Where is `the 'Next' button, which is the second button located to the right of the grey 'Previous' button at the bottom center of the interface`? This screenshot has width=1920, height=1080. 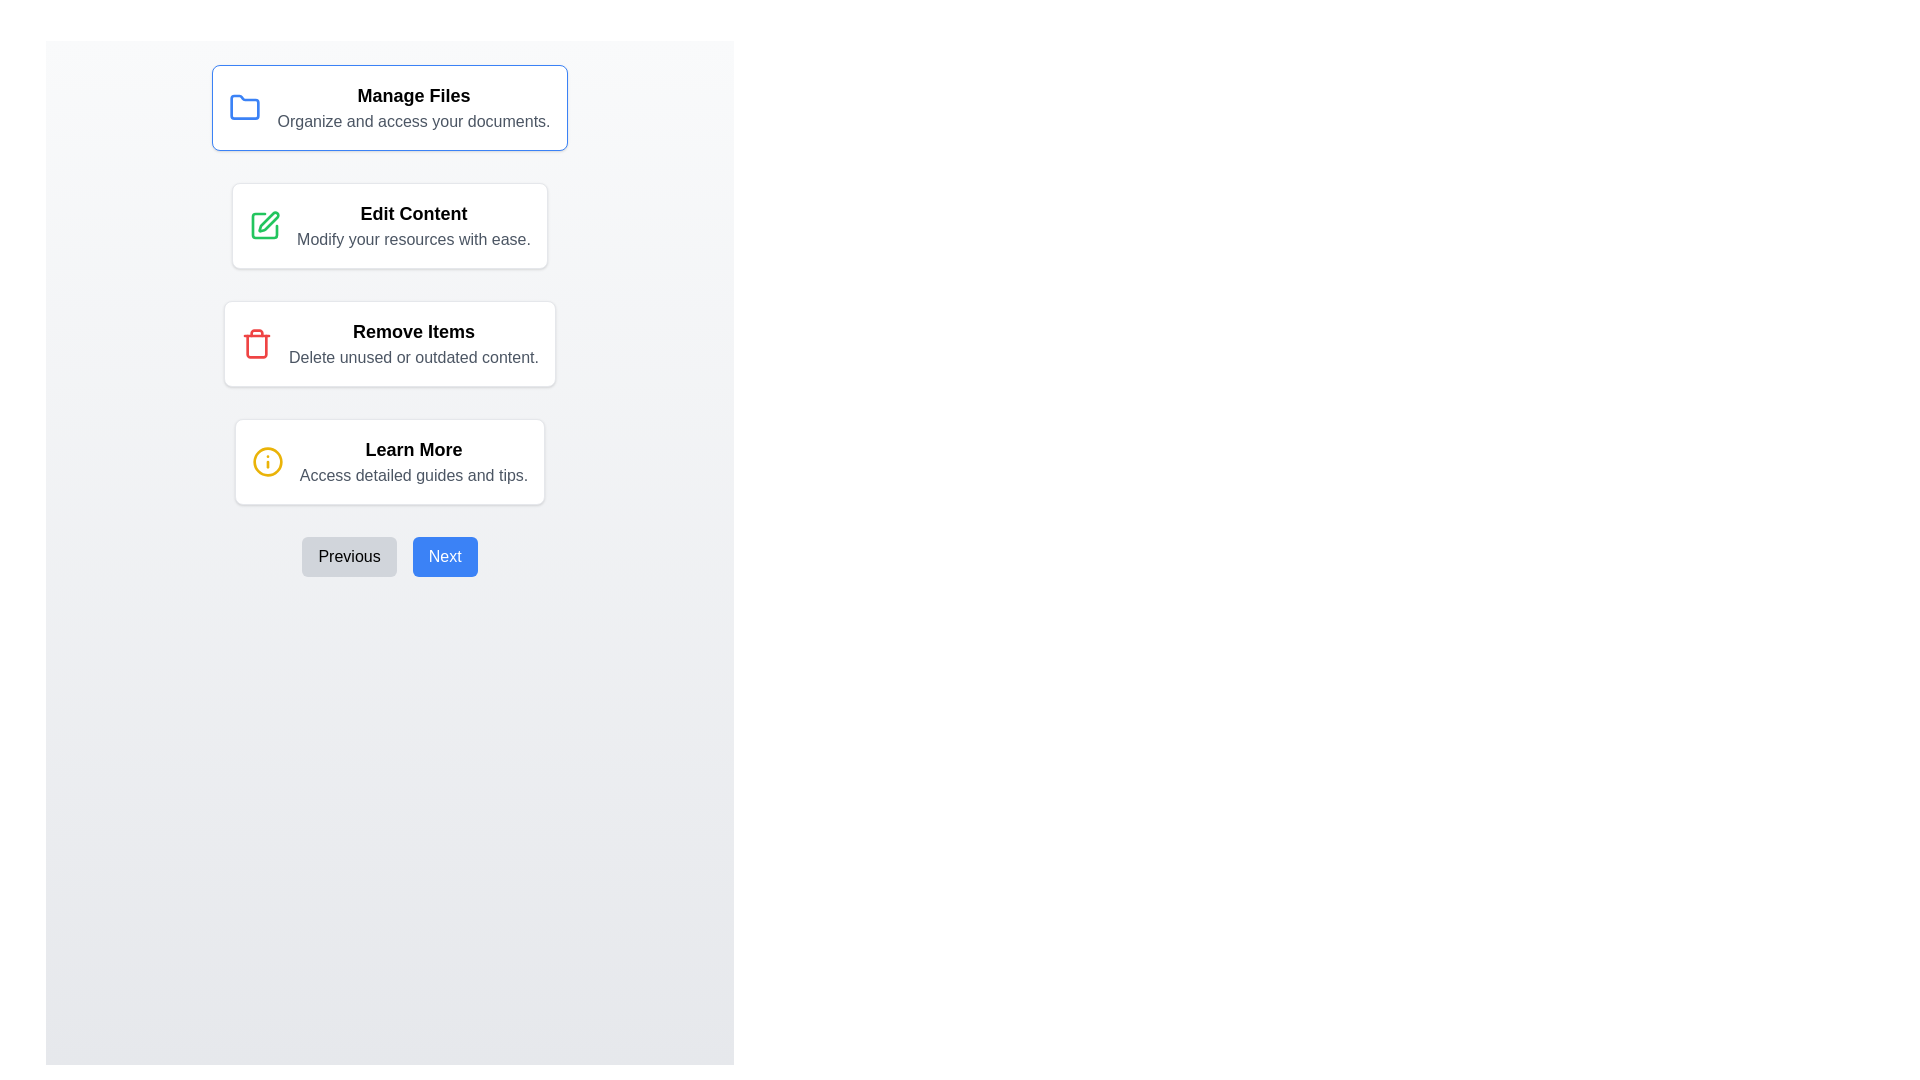 the 'Next' button, which is the second button located to the right of the grey 'Previous' button at the bottom center of the interface is located at coordinates (444, 556).